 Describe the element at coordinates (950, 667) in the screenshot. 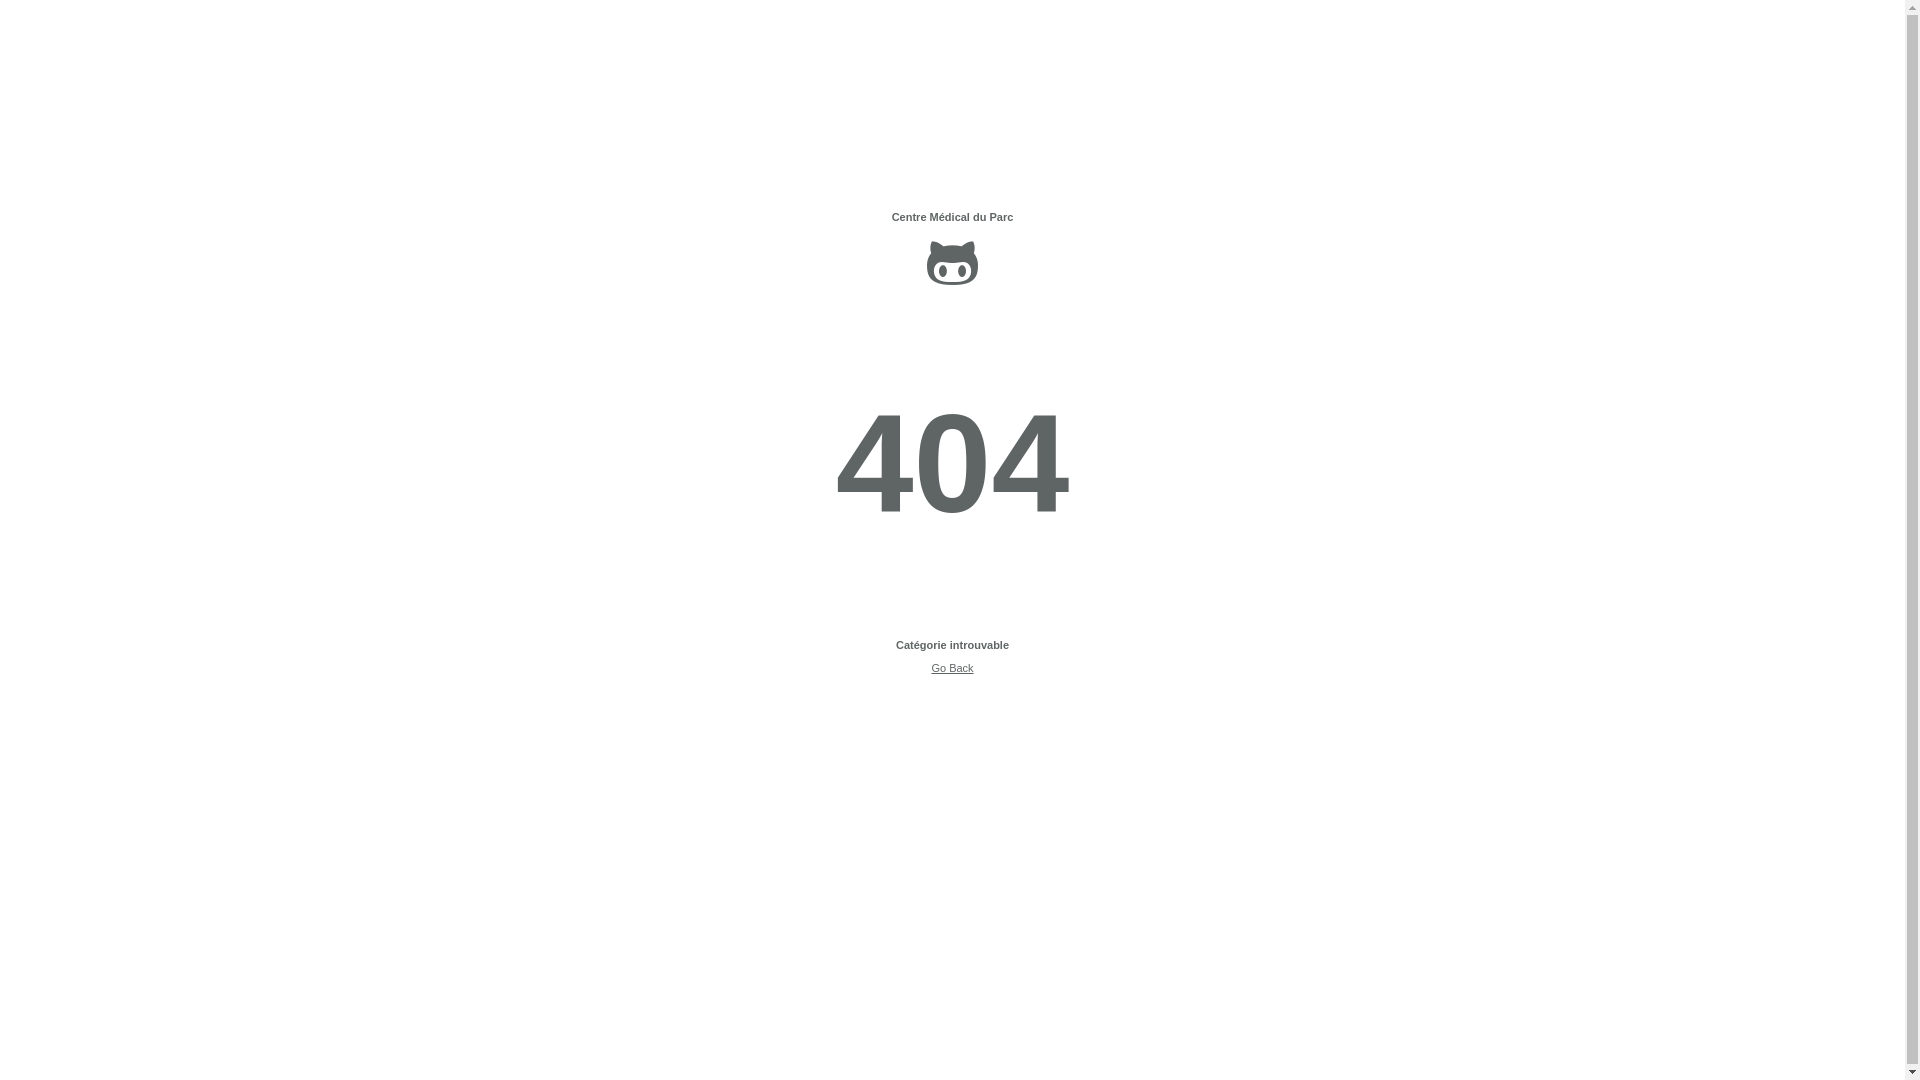

I see `'Go Back'` at that location.